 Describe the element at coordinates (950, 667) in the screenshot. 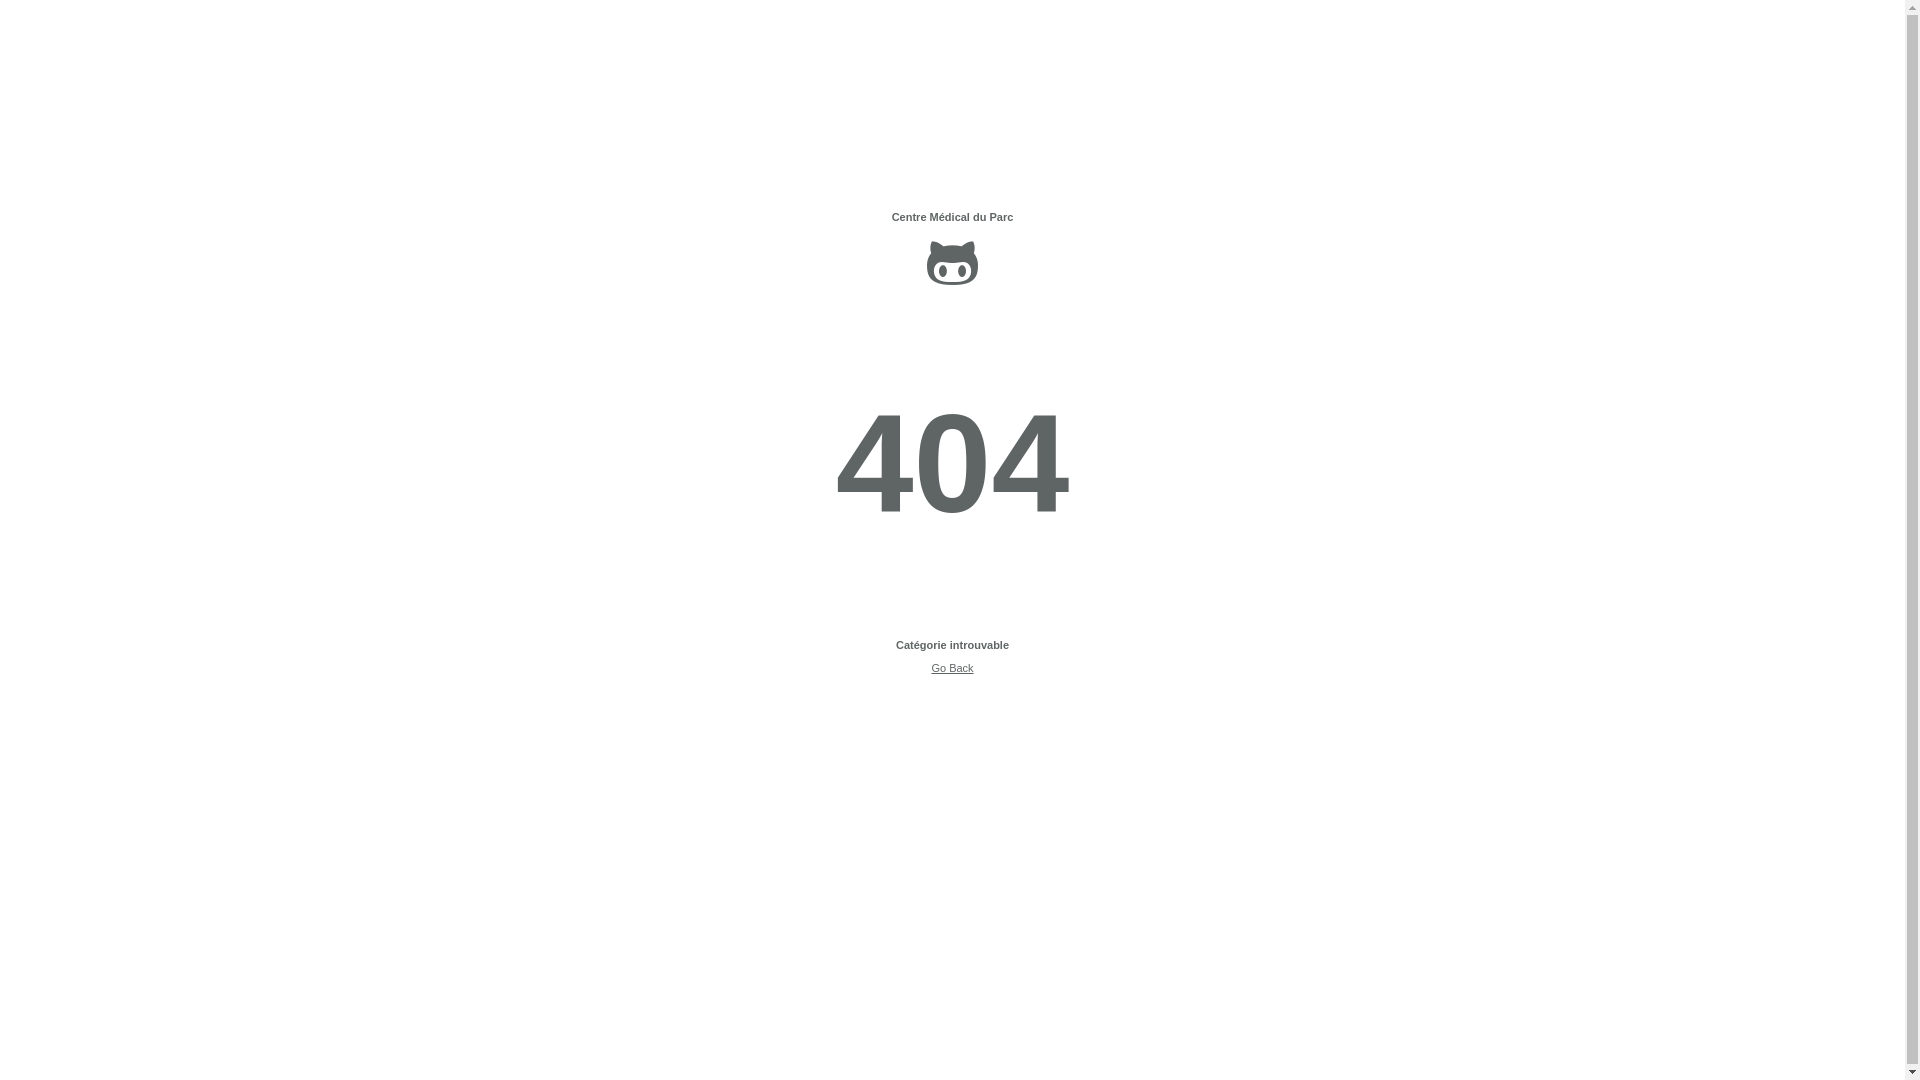

I see `'Go Back'` at that location.